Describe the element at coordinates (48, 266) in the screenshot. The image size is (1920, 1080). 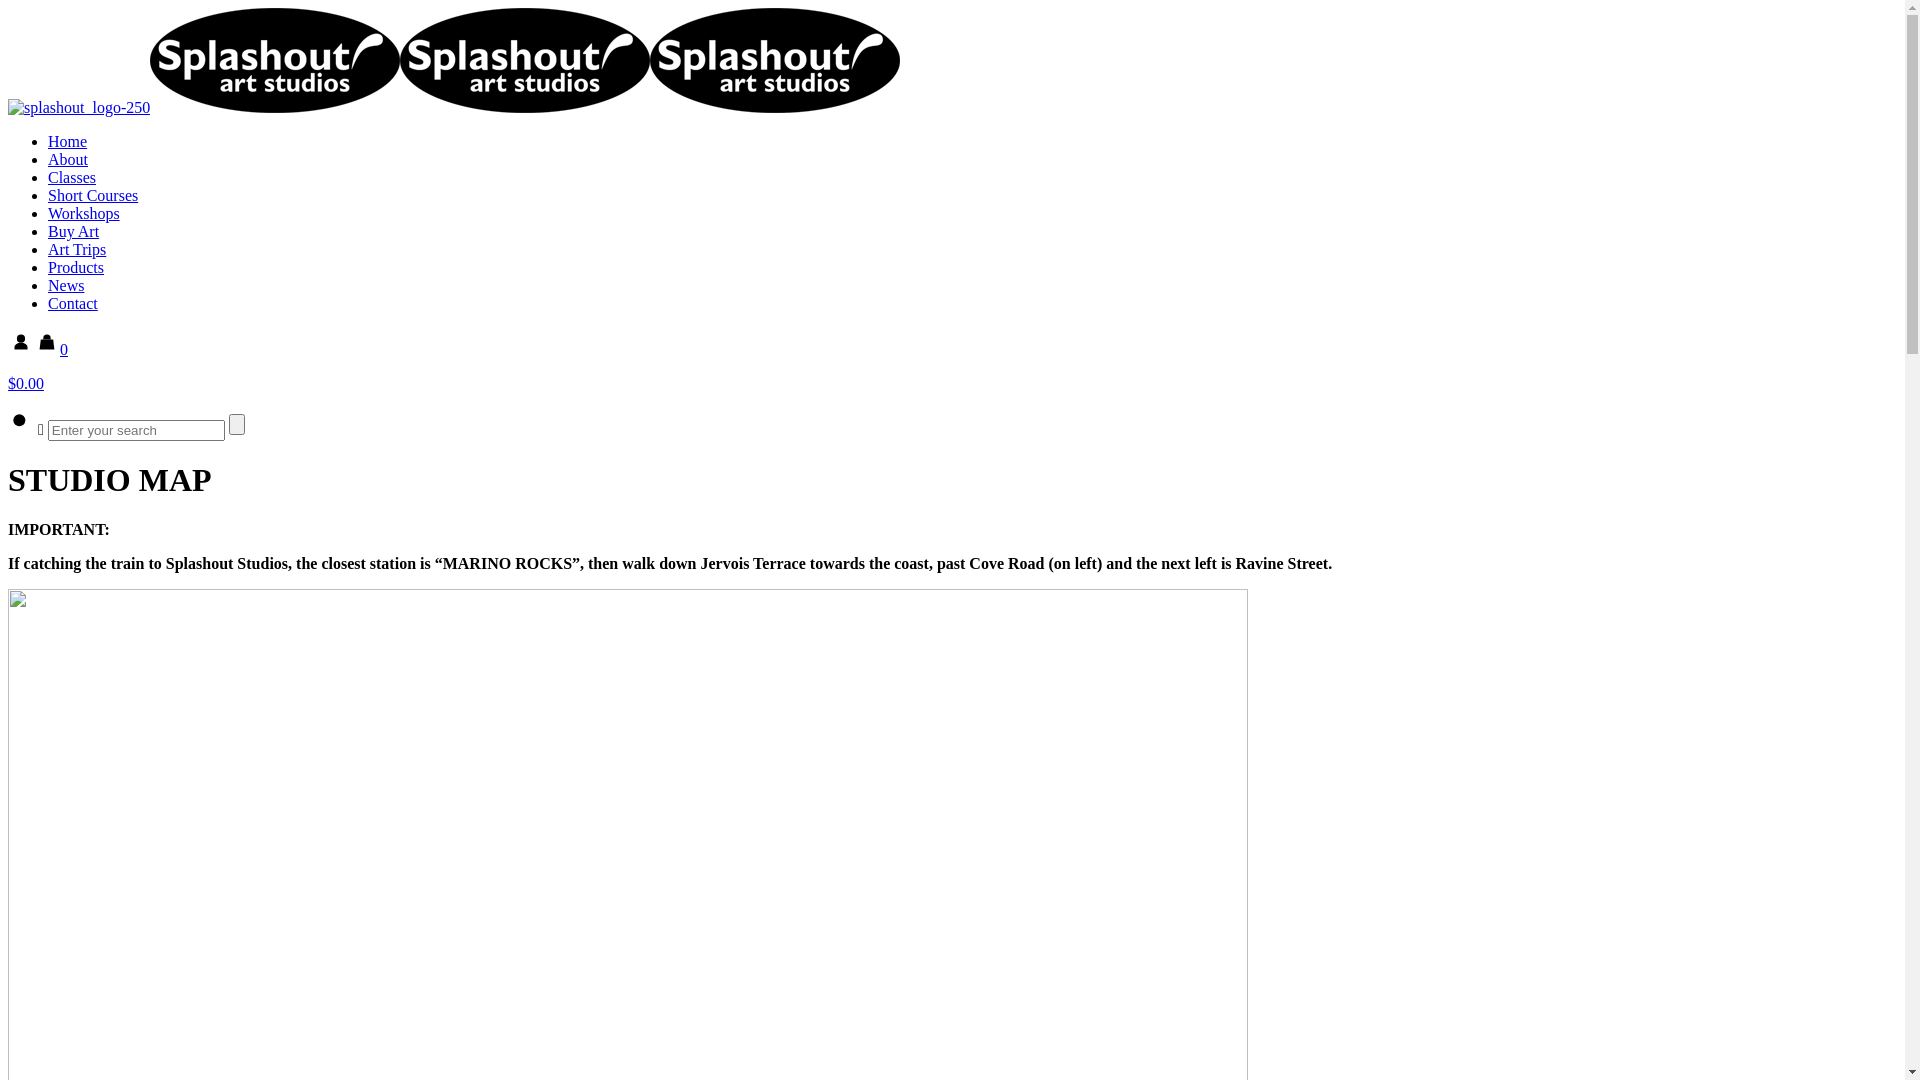
I see `'Products'` at that location.